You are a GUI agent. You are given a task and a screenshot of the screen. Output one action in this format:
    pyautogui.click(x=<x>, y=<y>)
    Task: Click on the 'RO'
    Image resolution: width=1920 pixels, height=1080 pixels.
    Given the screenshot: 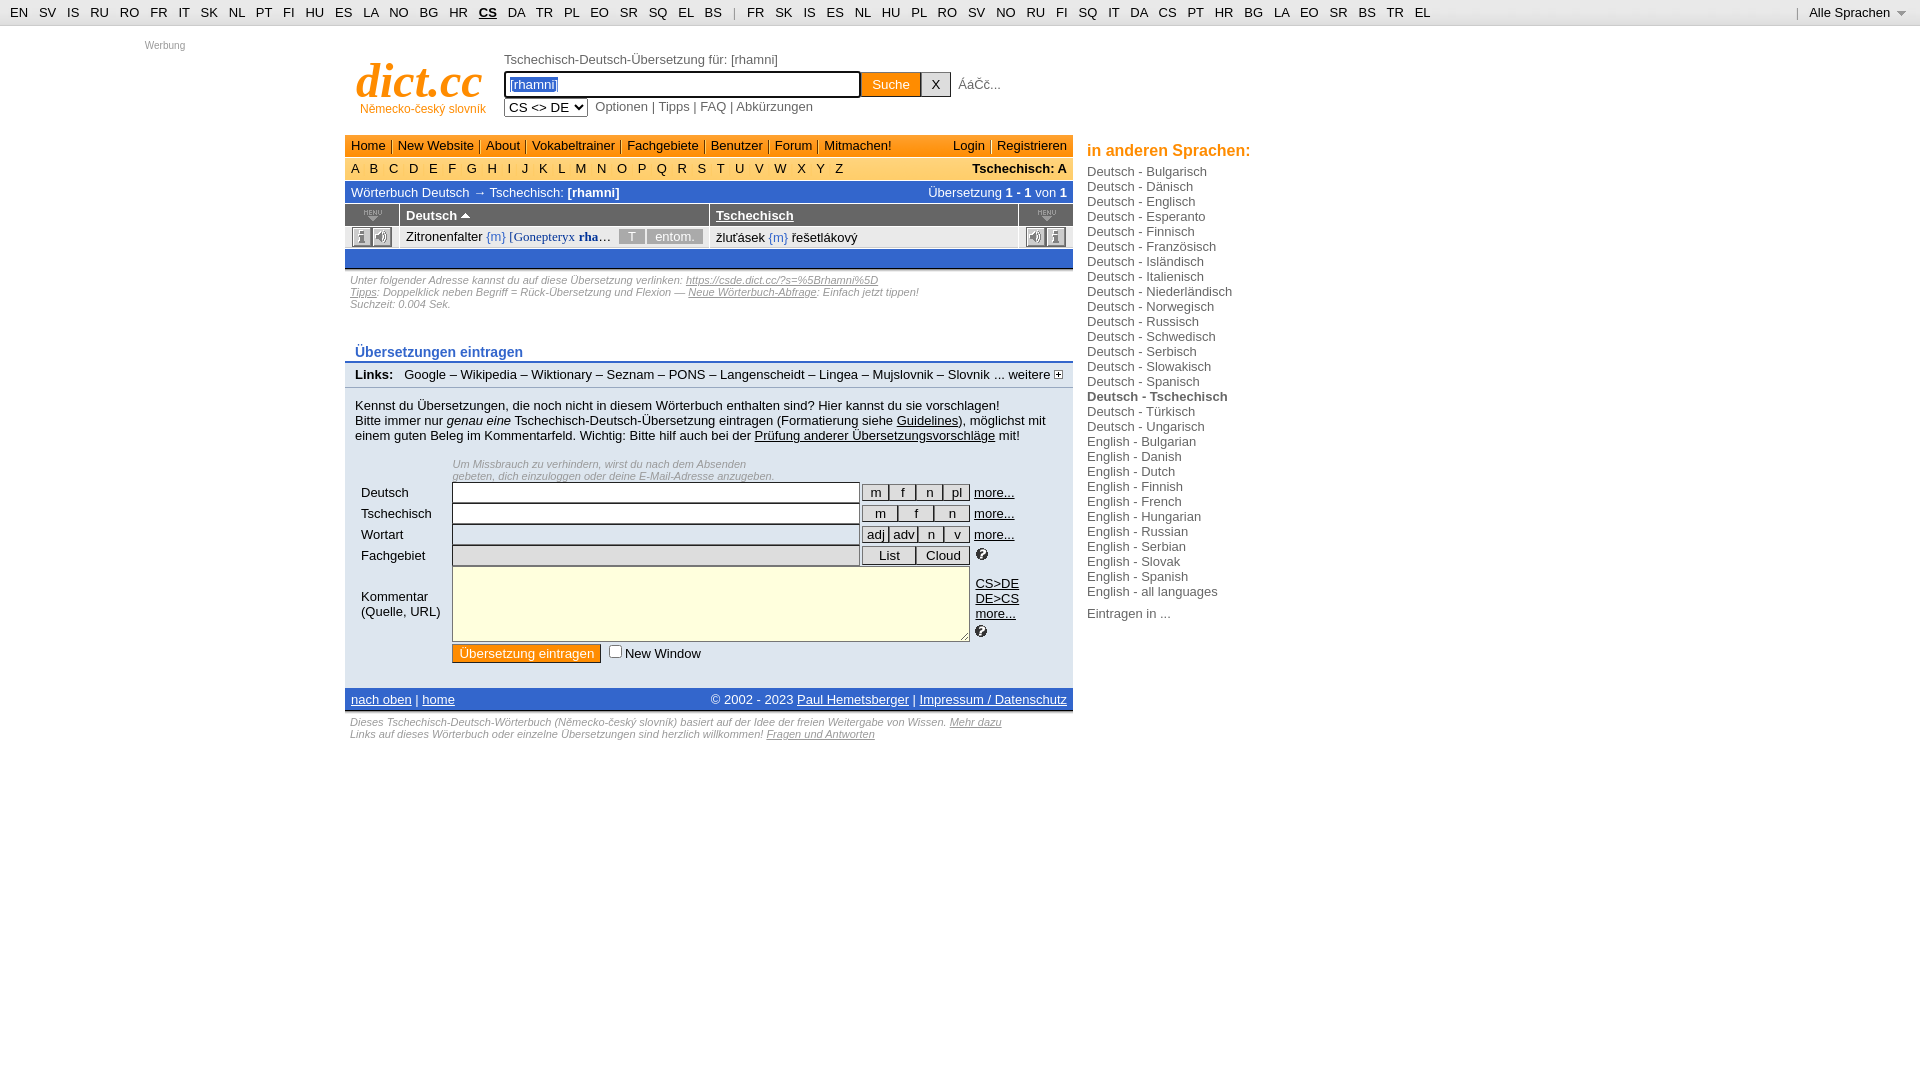 What is the action you would take?
    pyautogui.click(x=947, y=12)
    